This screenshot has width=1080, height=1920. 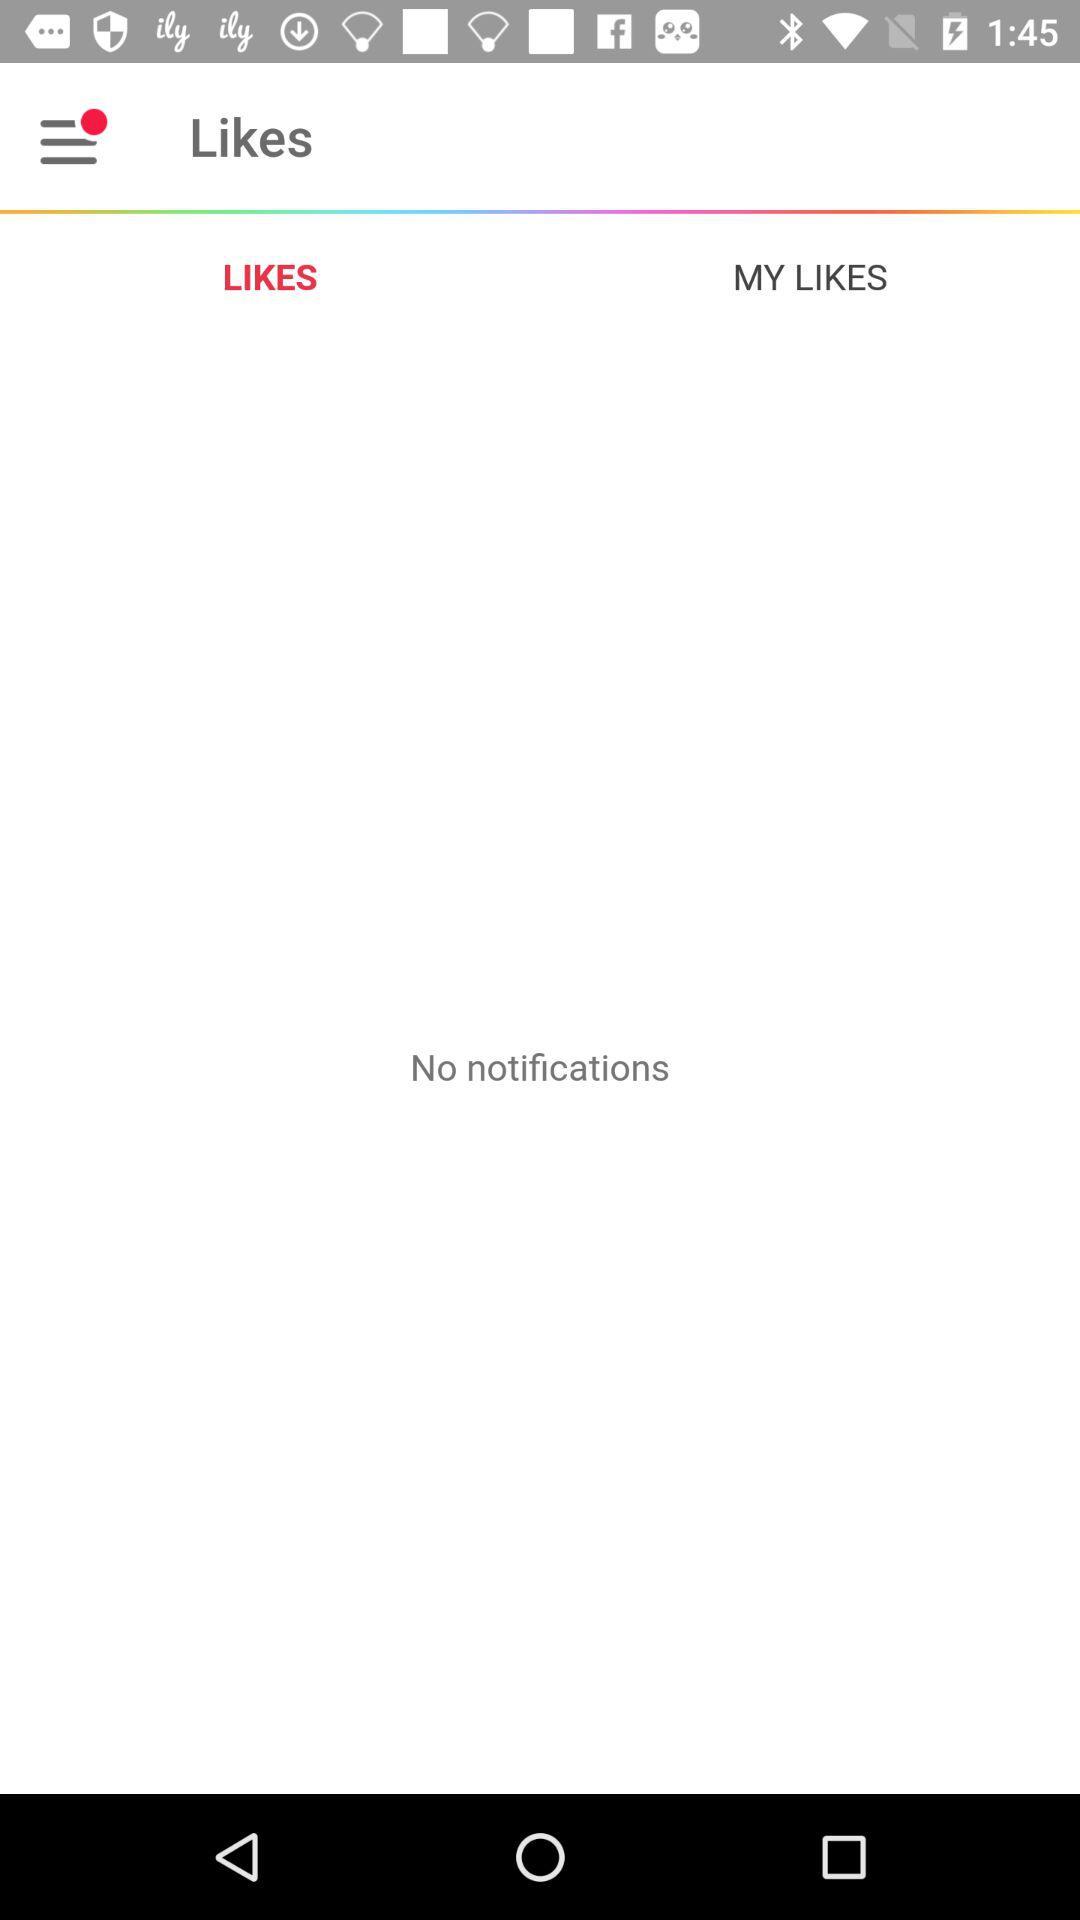 What do you see at coordinates (72, 135) in the screenshot?
I see `menu` at bounding box center [72, 135].